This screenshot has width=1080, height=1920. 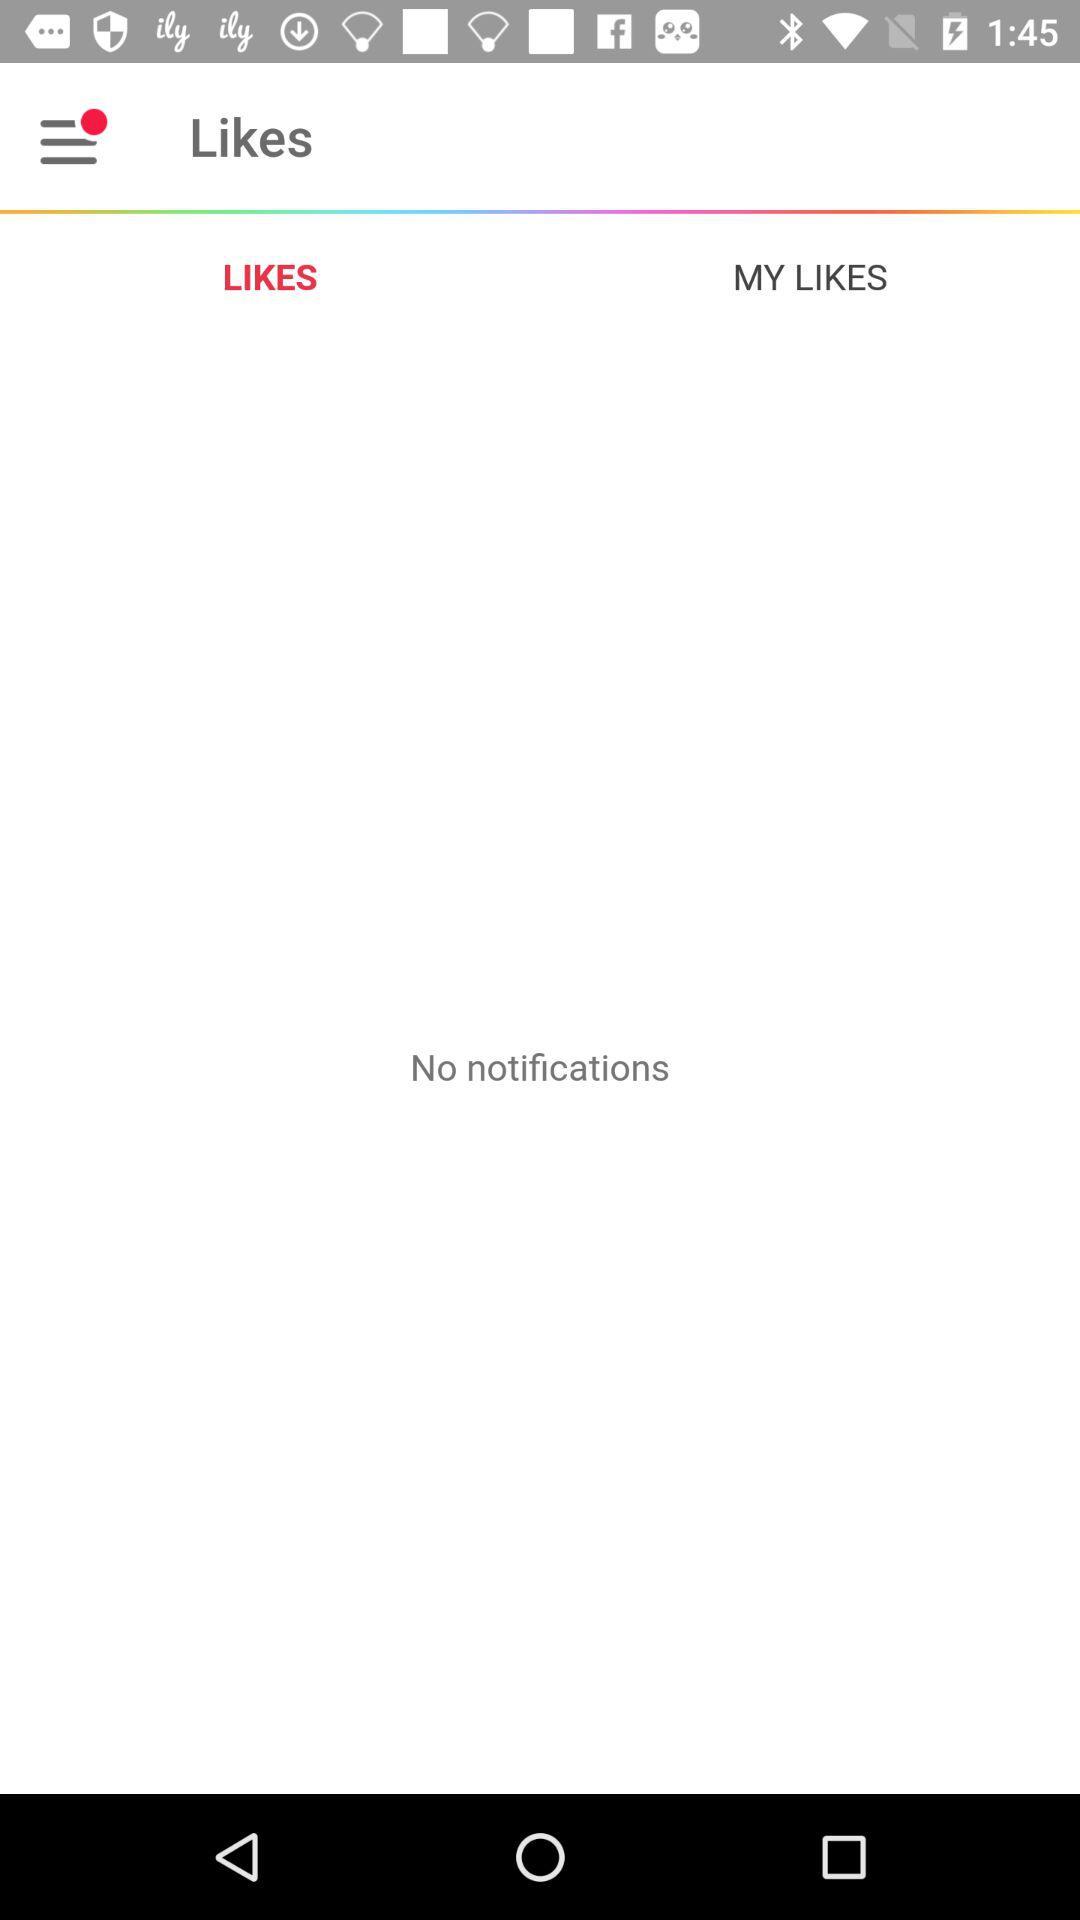 What do you see at coordinates (72, 135) in the screenshot?
I see `menu` at bounding box center [72, 135].